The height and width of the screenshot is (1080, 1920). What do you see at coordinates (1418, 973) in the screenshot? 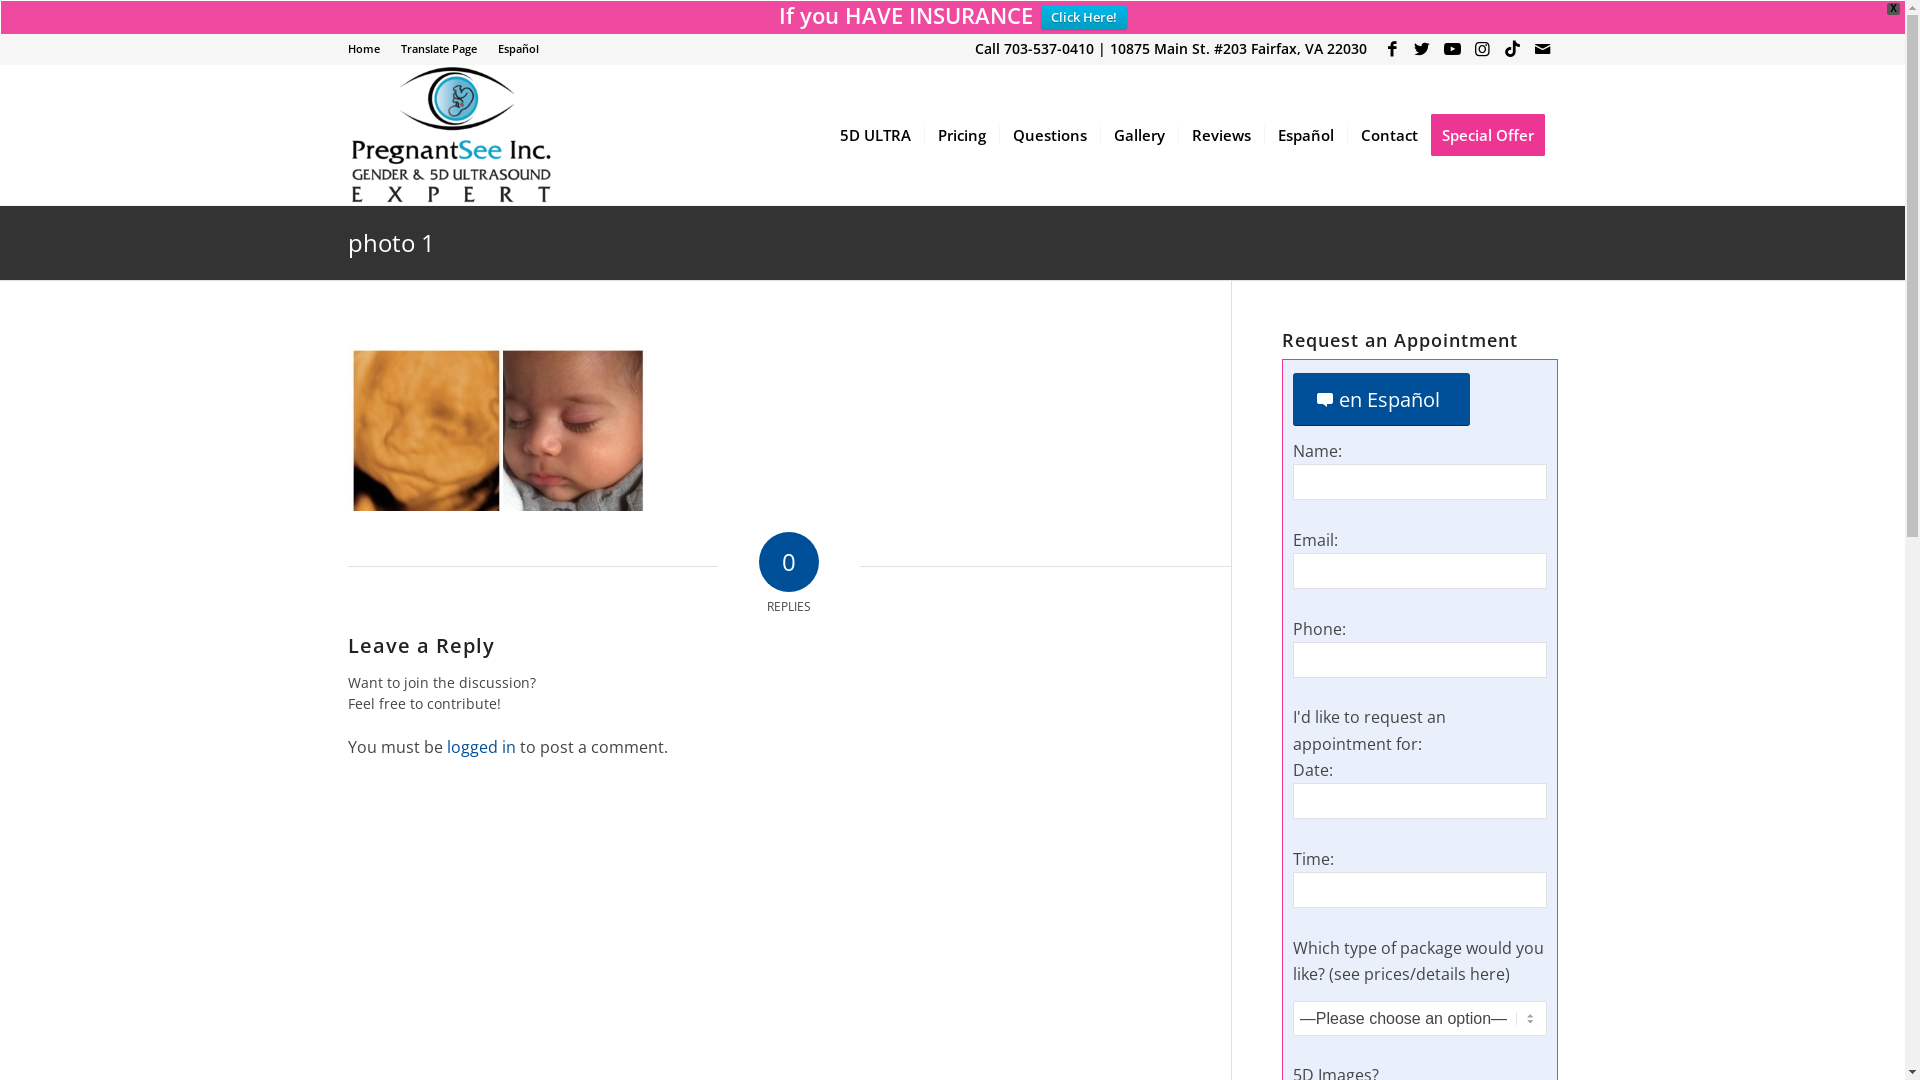
I see `'see prices/details here'` at bounding box center [1418, 973].